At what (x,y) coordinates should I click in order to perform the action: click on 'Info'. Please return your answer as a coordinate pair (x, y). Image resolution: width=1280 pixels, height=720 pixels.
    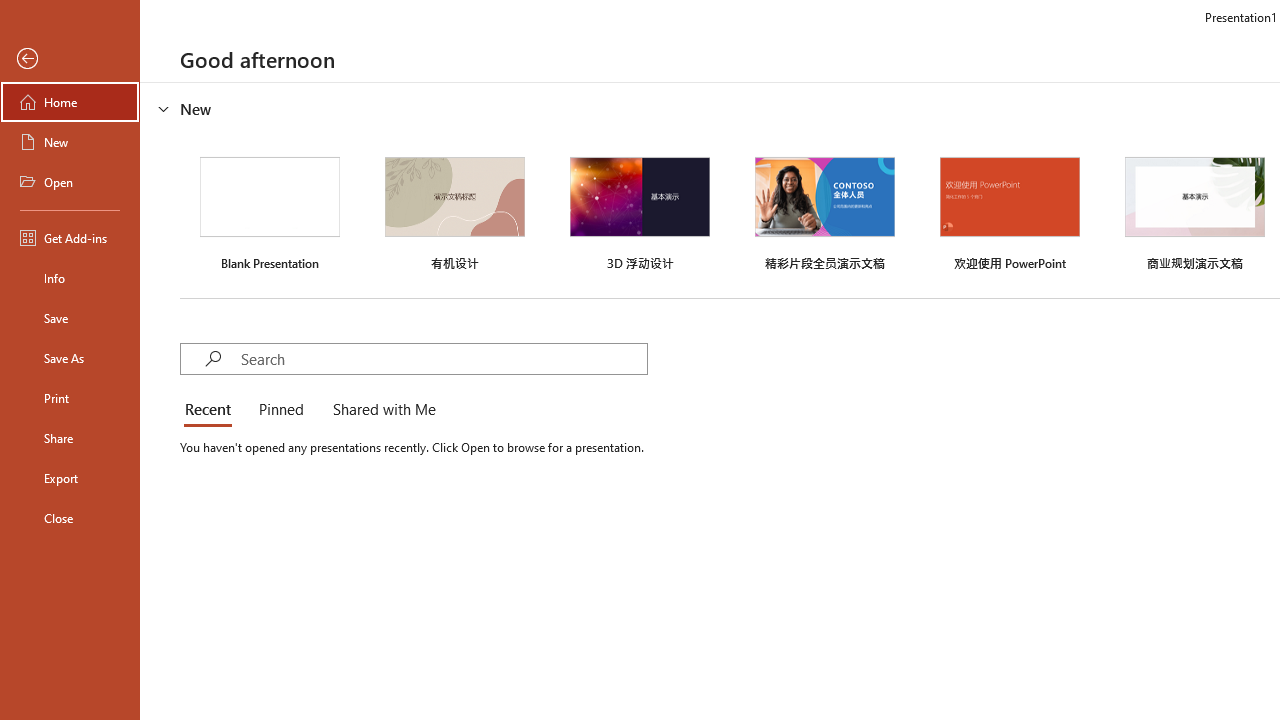
    Looking at the image, I should click on (69, 277).